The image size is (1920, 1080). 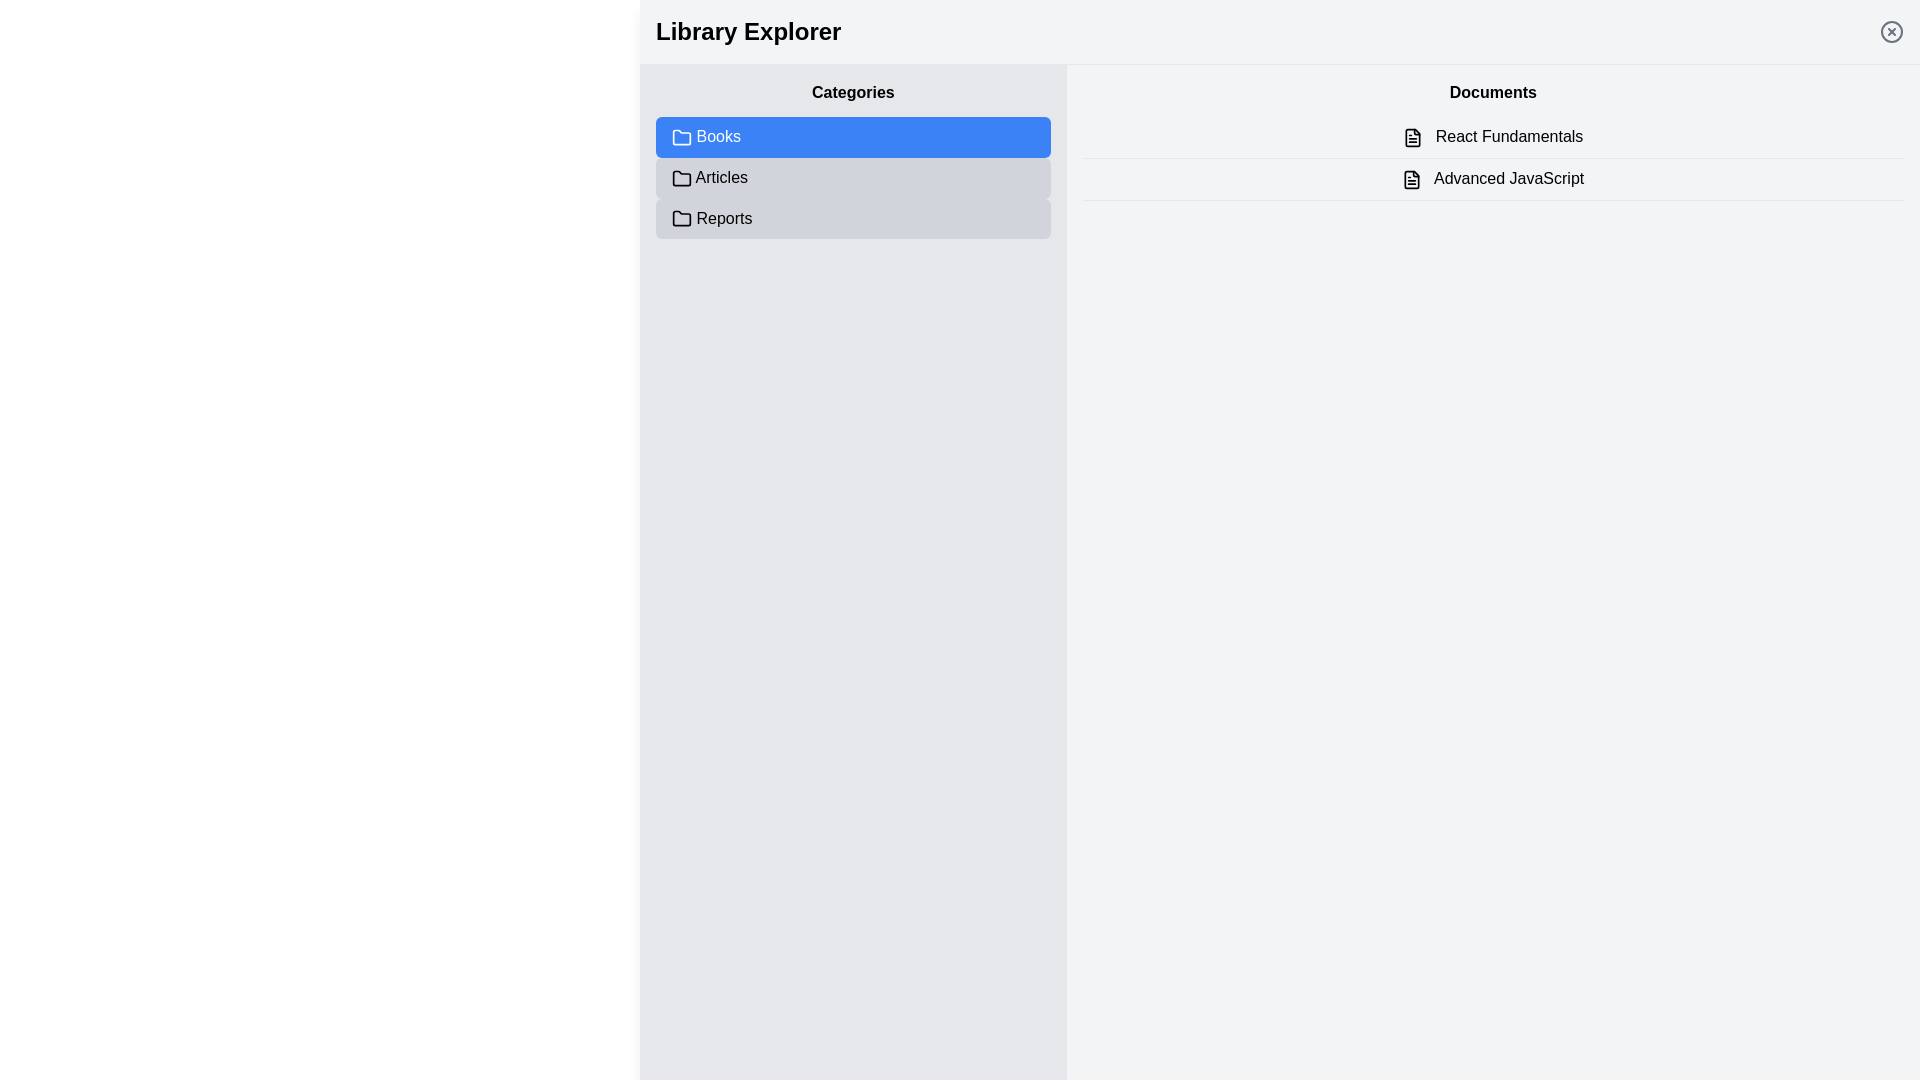 I want to click on the folder icon in the 'Reports' section of the 'Categories' sidebar, so click(x=681, y=218).